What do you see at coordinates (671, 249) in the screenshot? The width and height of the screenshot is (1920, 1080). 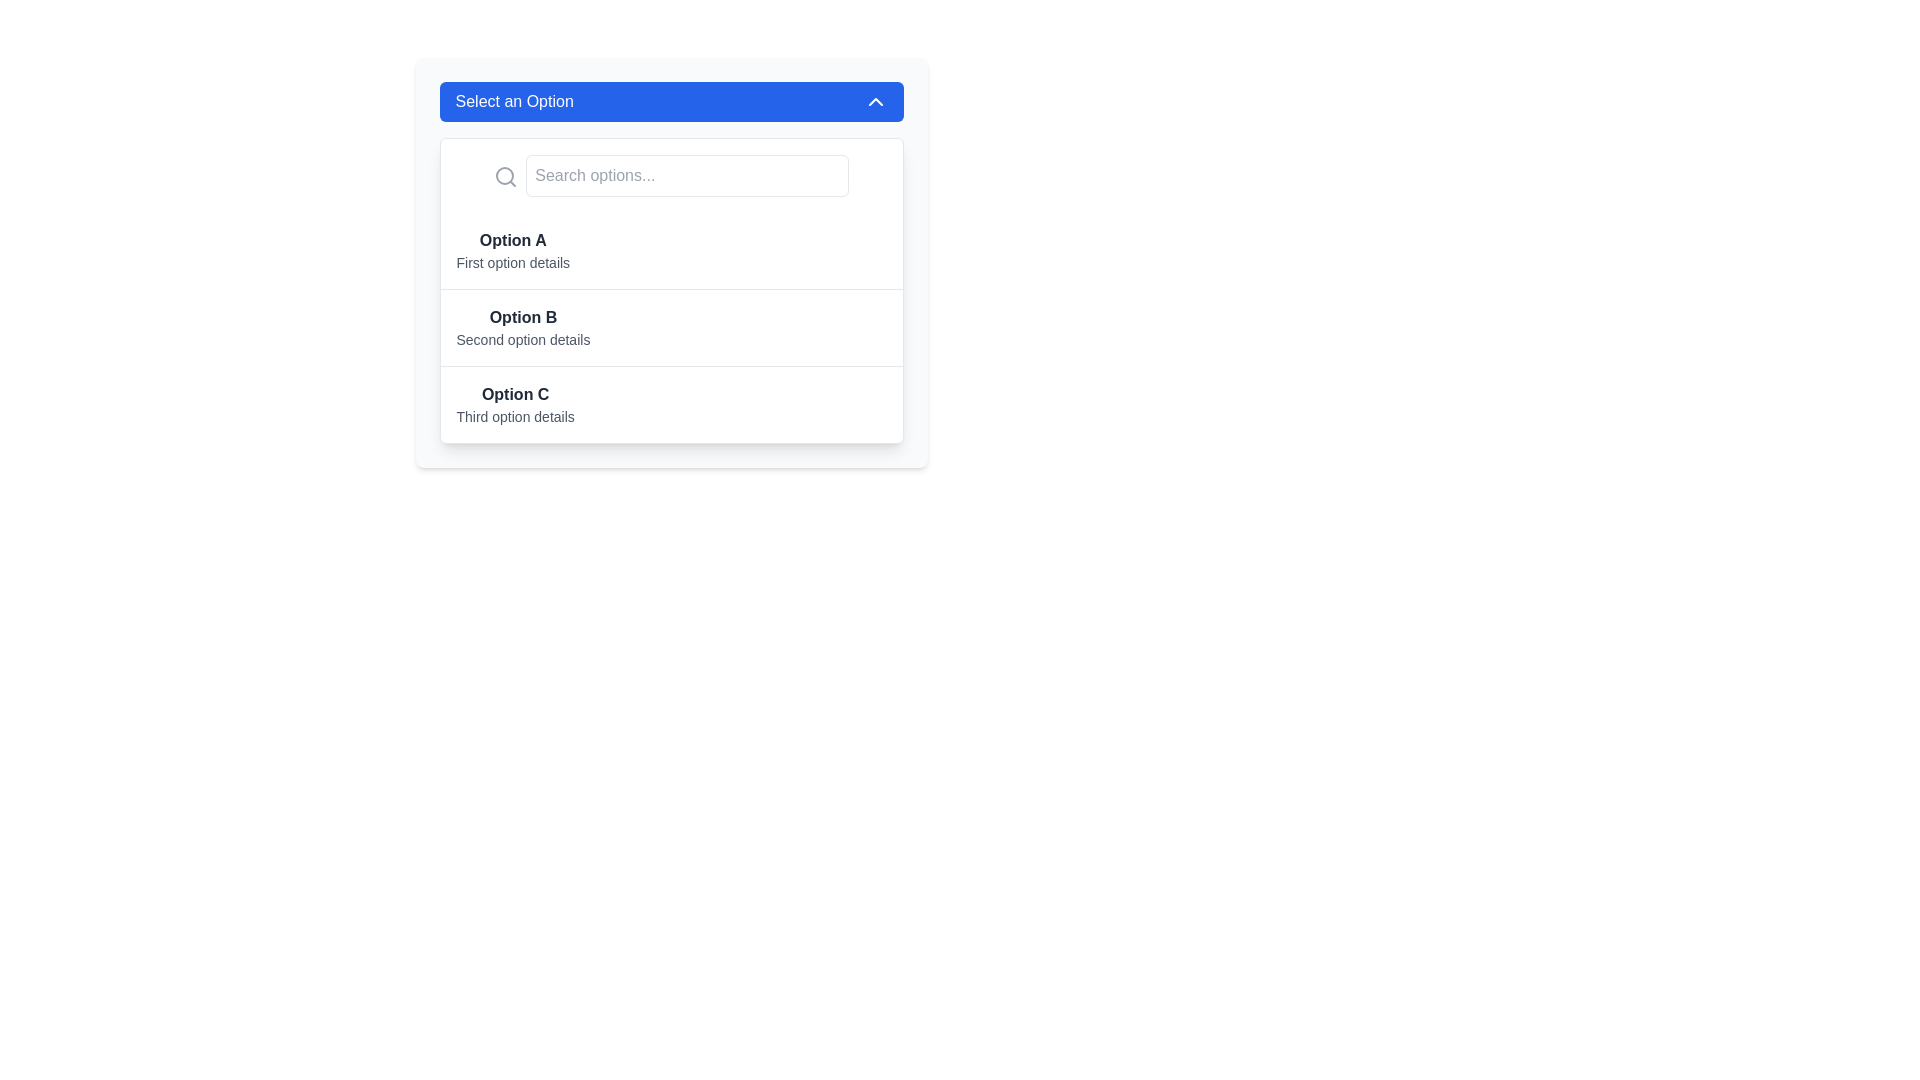 I see `the first selectable option in the dropdown menu titled 'Option A'` at bounding box center [671, 249].